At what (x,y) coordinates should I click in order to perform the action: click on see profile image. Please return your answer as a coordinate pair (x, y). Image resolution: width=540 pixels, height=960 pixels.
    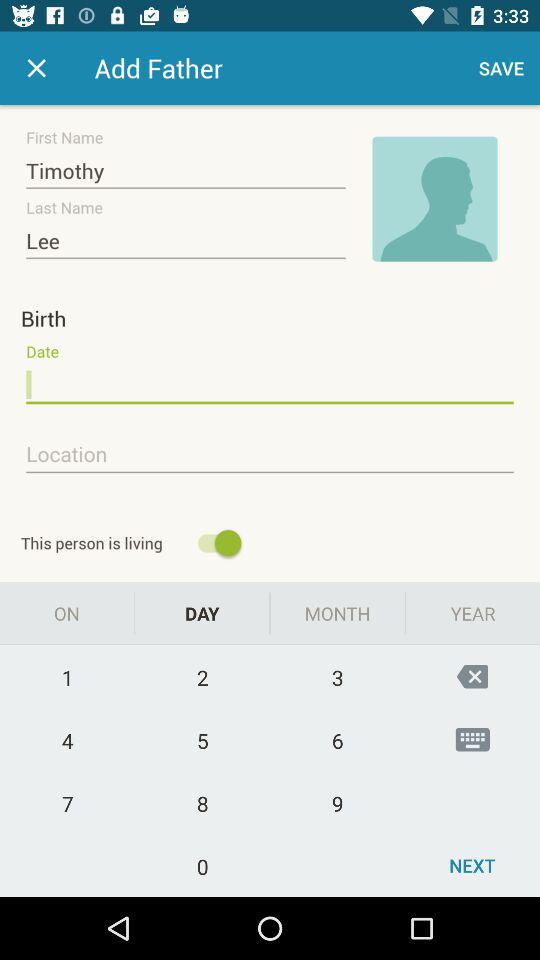
    Looking at the image, I should click on (434, 199).